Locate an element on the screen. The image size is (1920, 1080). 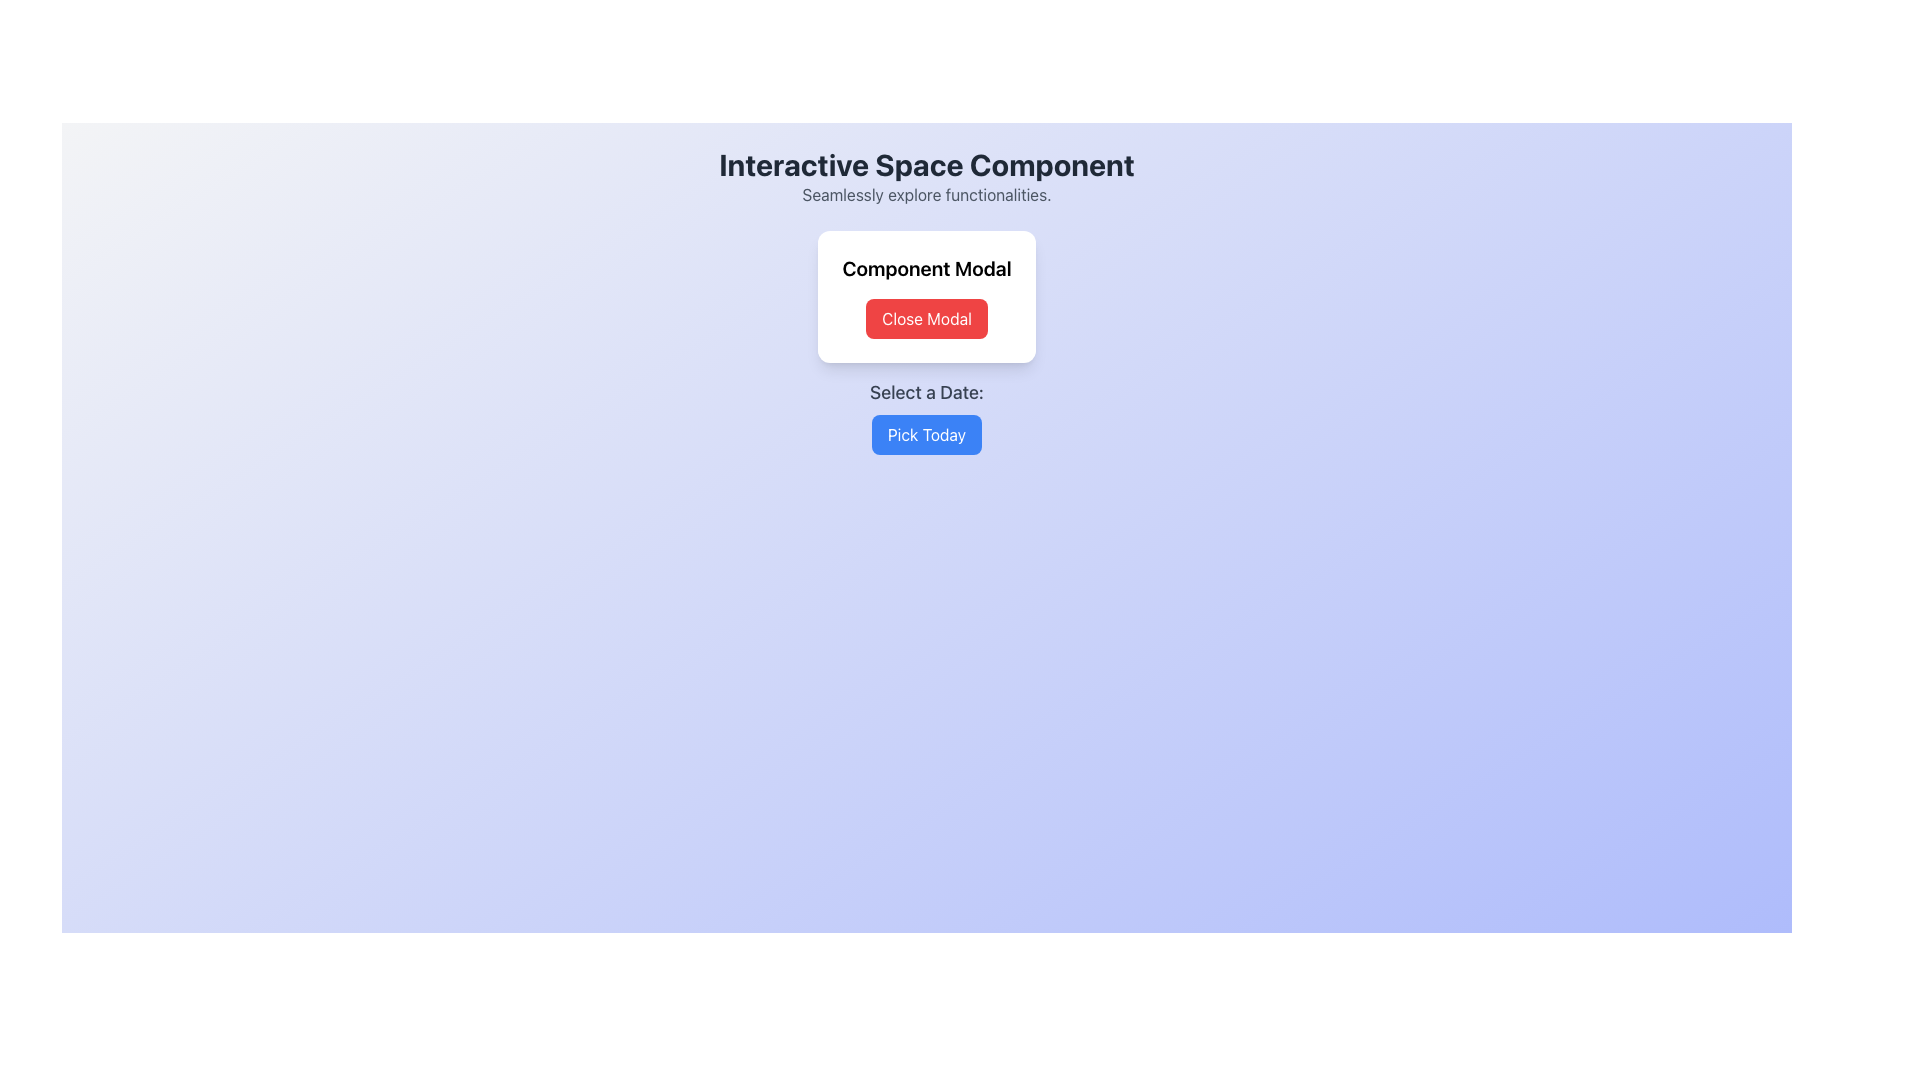
anywhere inside the modal component that displays a title and a button to bring it into focus is located at coordinates (925, 297).